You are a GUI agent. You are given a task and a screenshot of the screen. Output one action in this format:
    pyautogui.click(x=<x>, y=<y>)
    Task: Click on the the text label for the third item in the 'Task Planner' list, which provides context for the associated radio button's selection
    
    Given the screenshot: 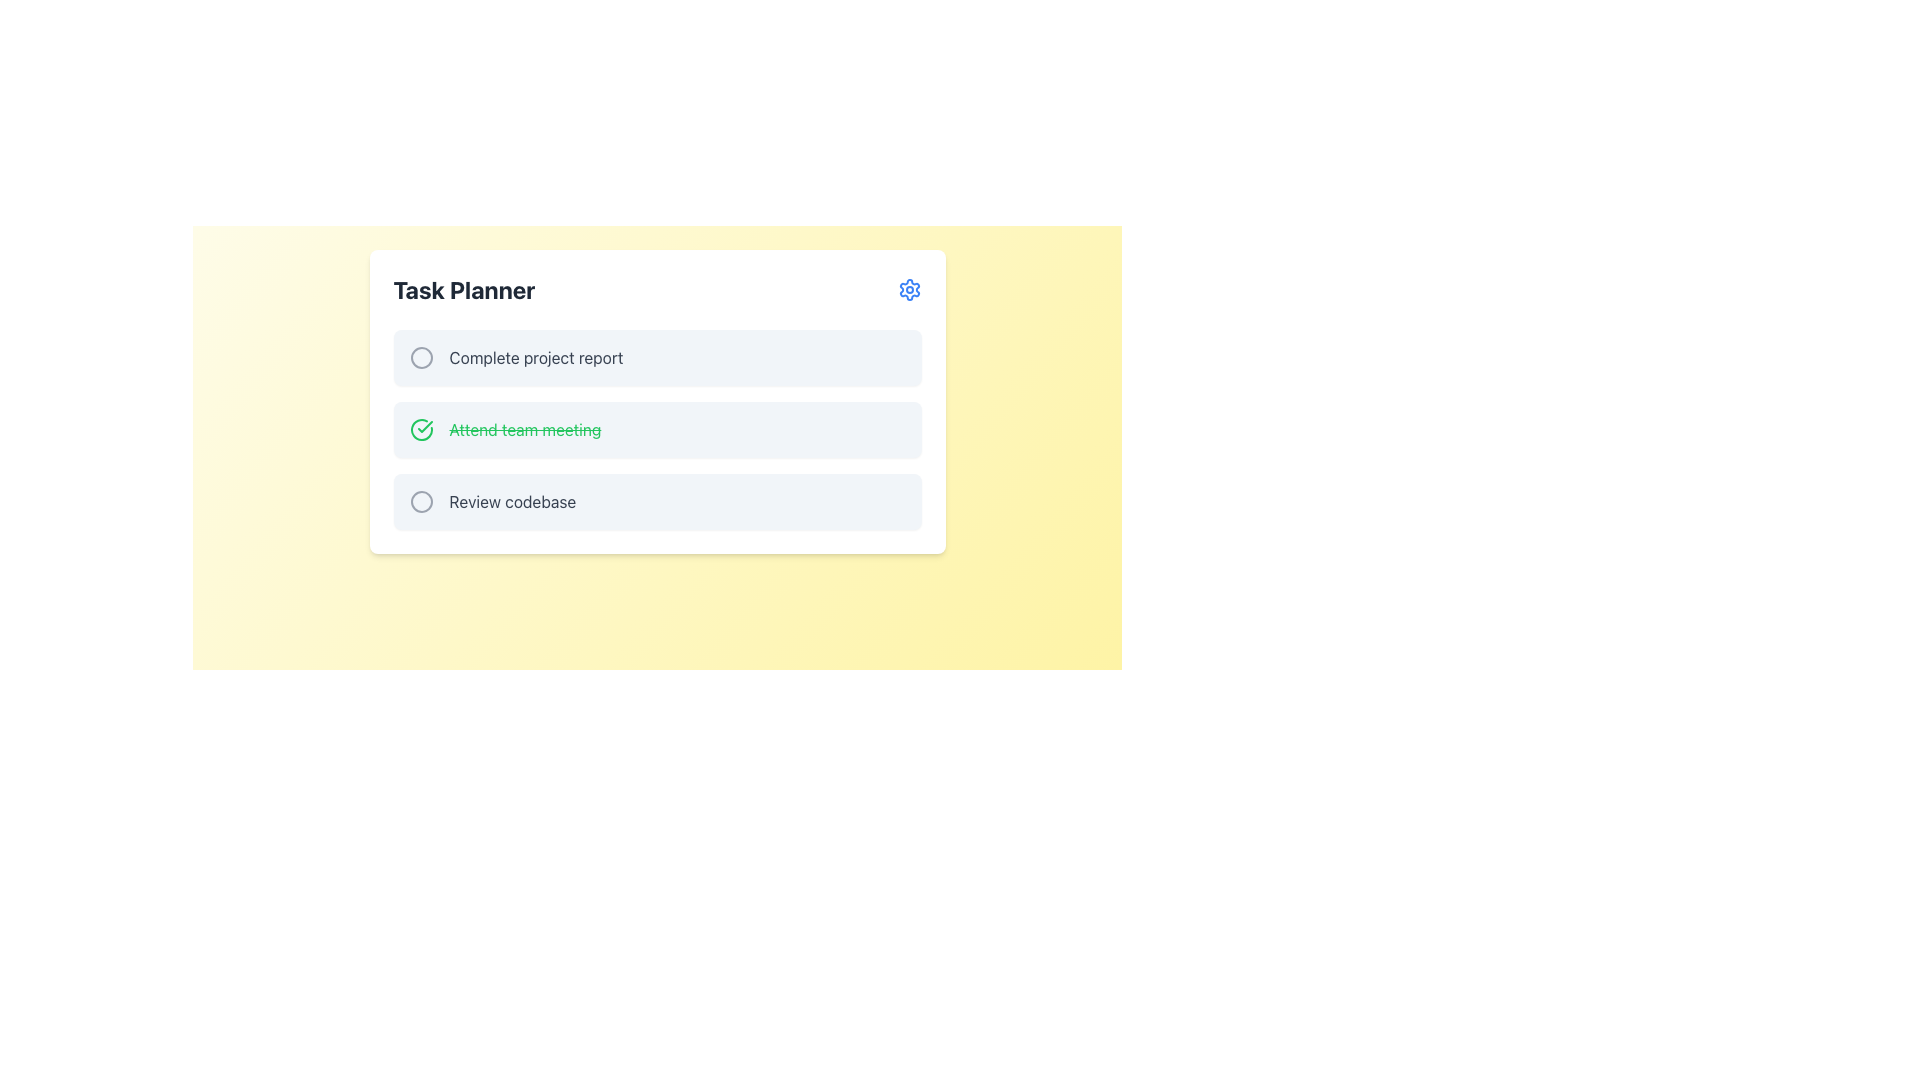 What is the action you would take?
    pyautogui.click(x=512, y=500)
    